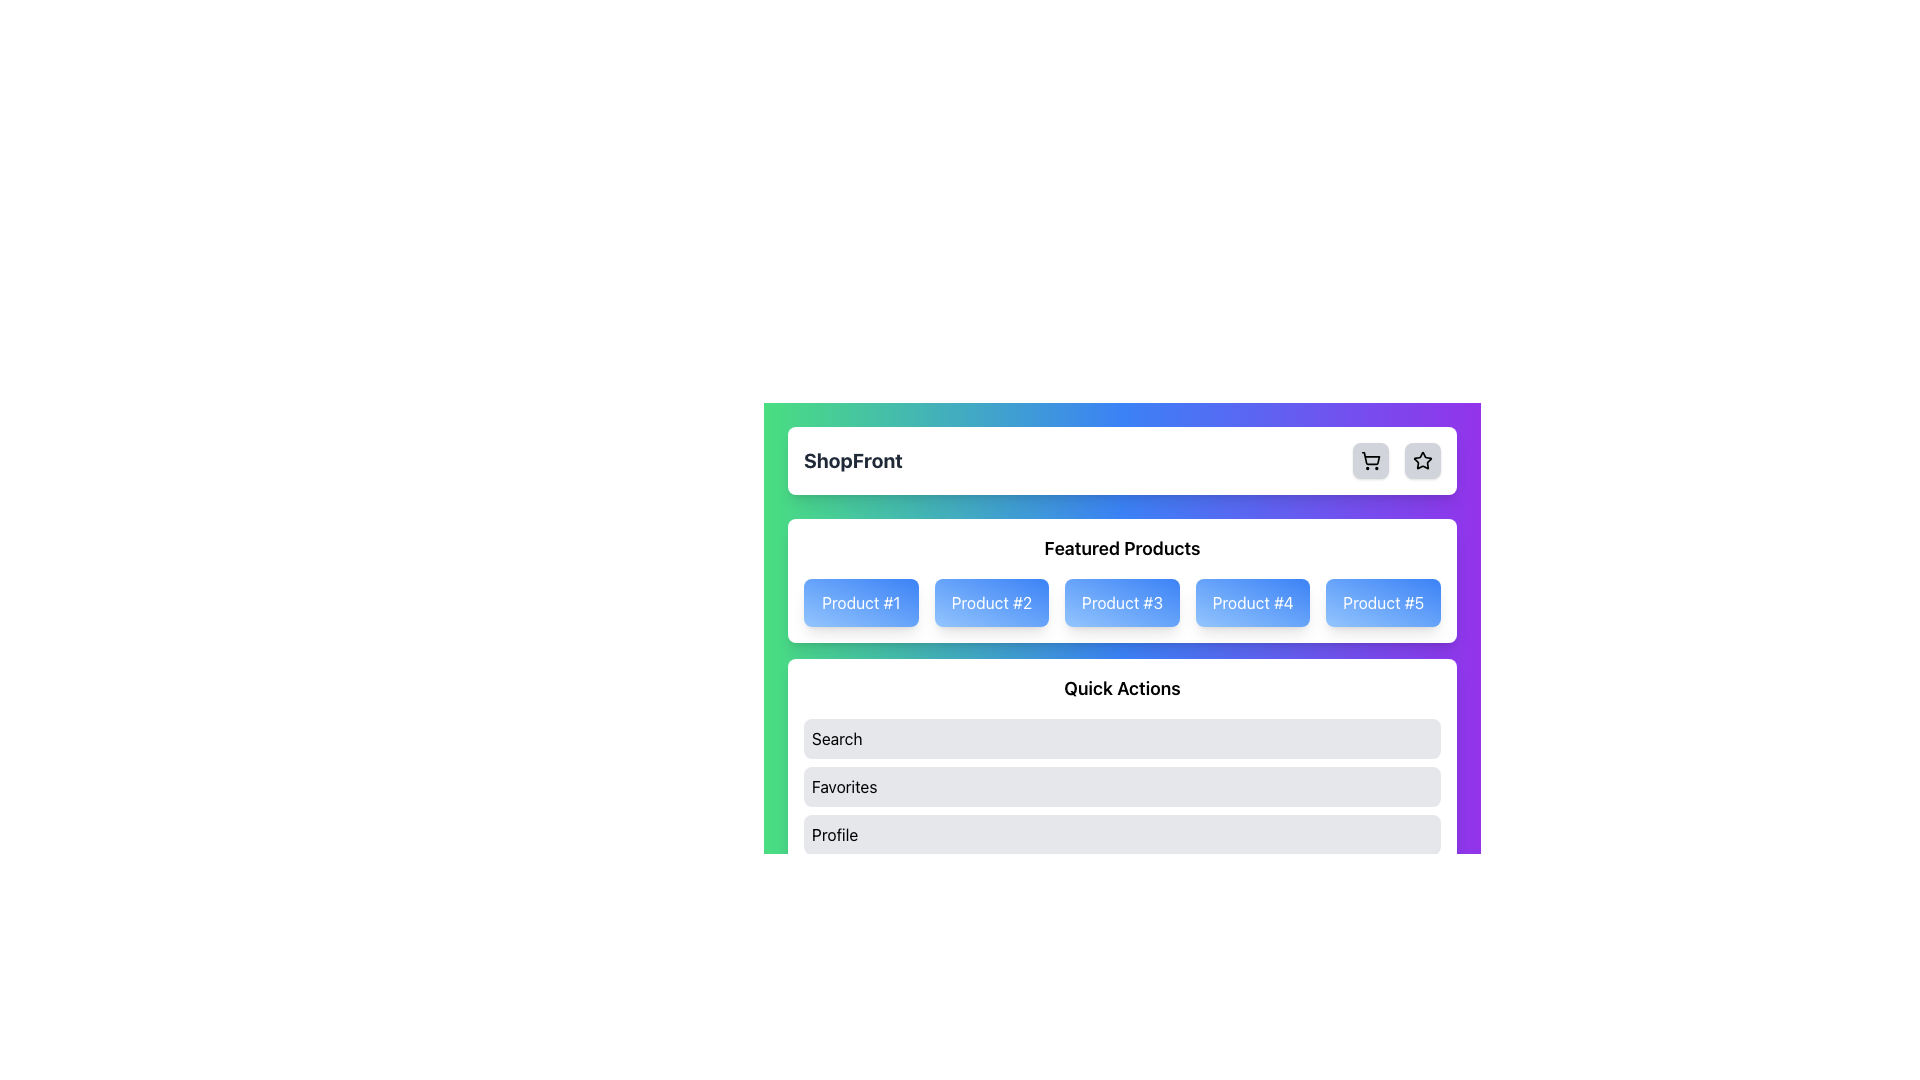 The image size is (1920, 1080). I want to click on the second button in the 'Featured Products' section, which is related to 'Product #2', to observe the interactive effects, so click(991, 601).